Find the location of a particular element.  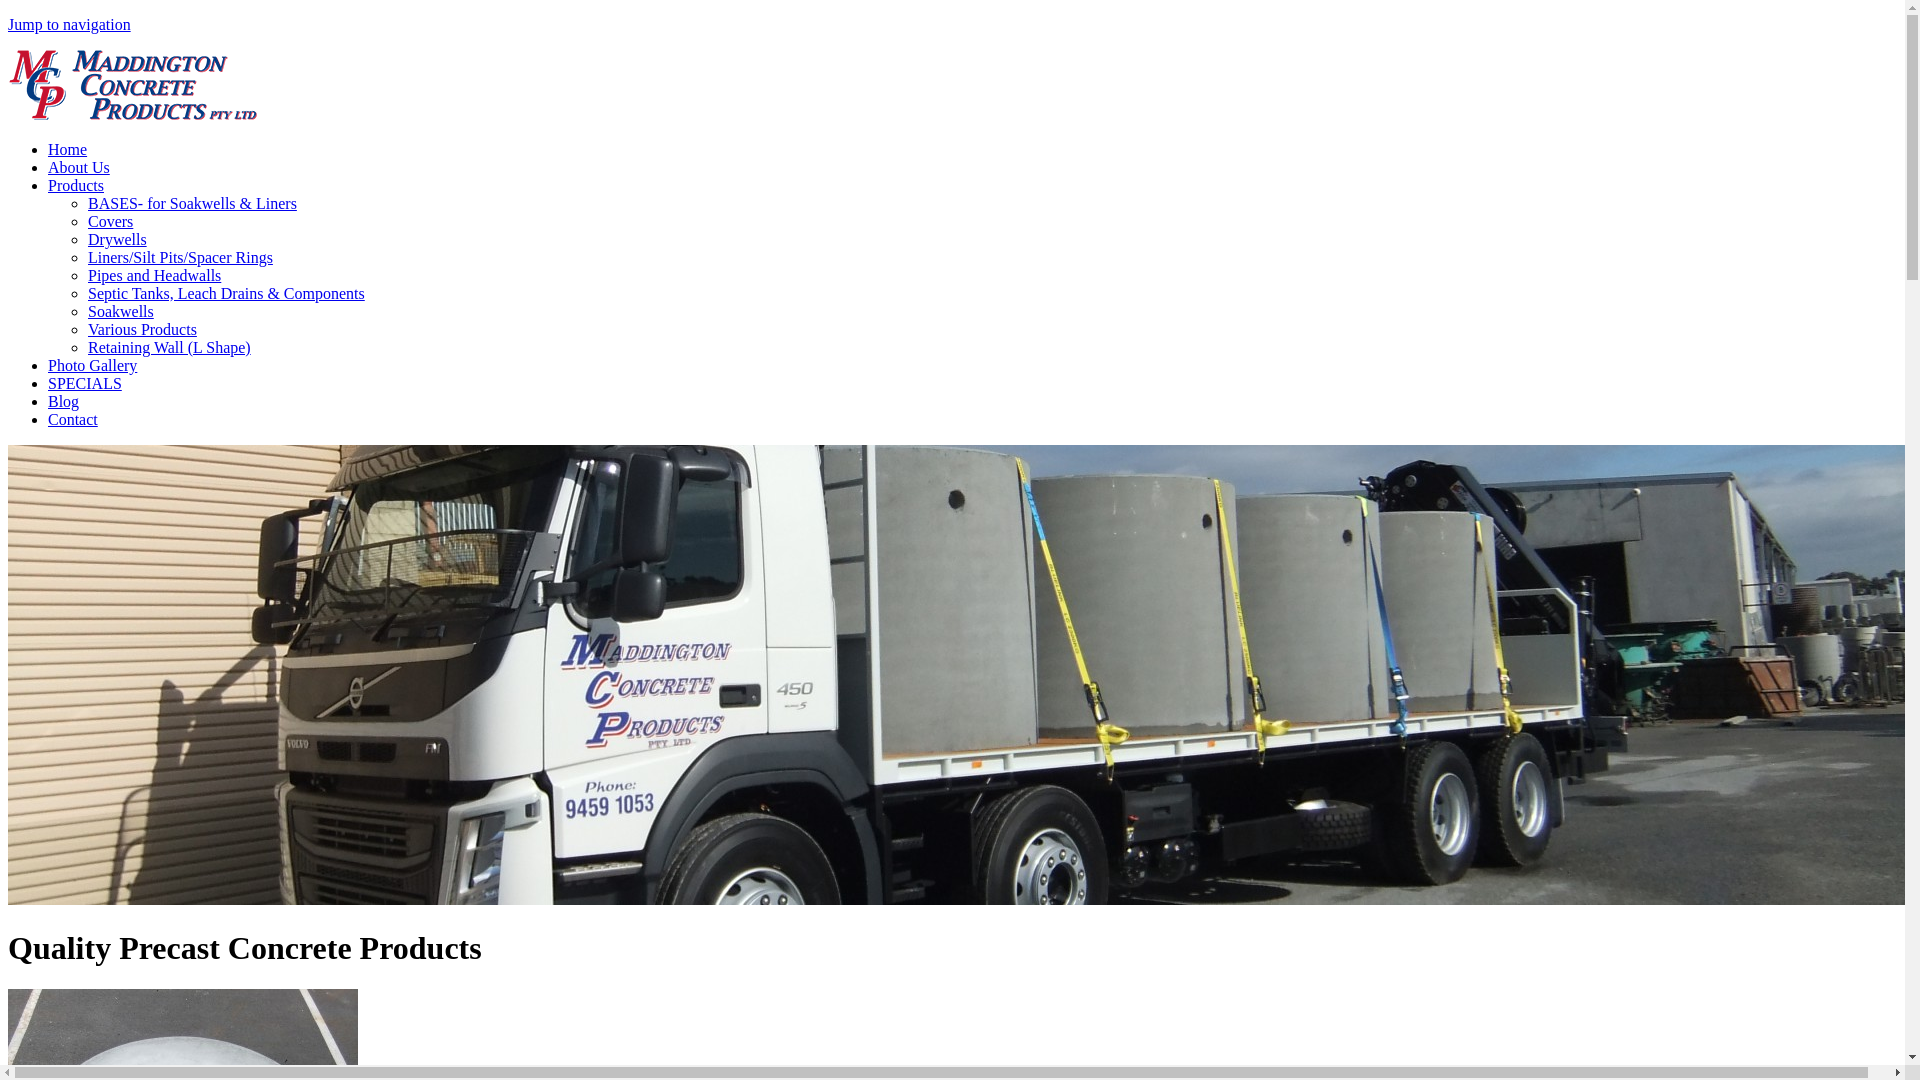

'About Us' is located at coordinates (48, 166).